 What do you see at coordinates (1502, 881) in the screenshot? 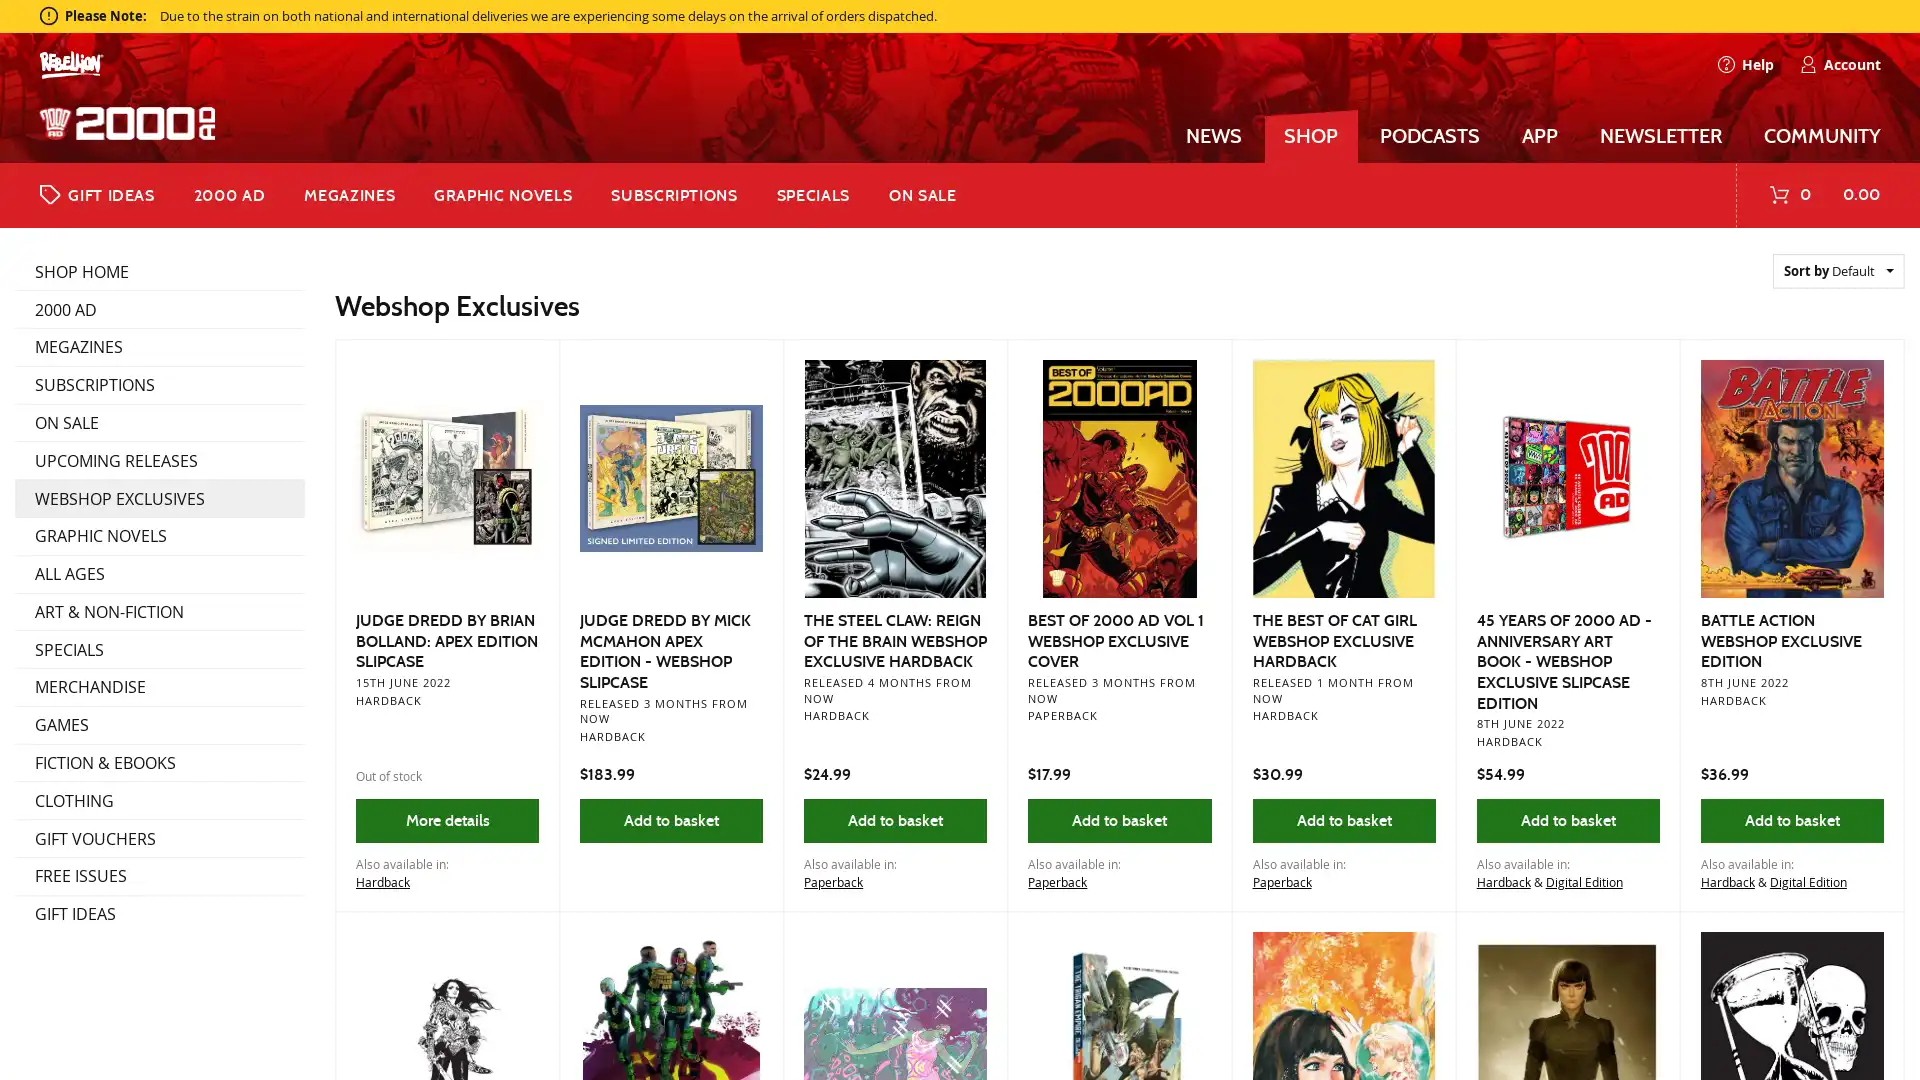
I see `Hardback` at bounding box center [1502, 881].